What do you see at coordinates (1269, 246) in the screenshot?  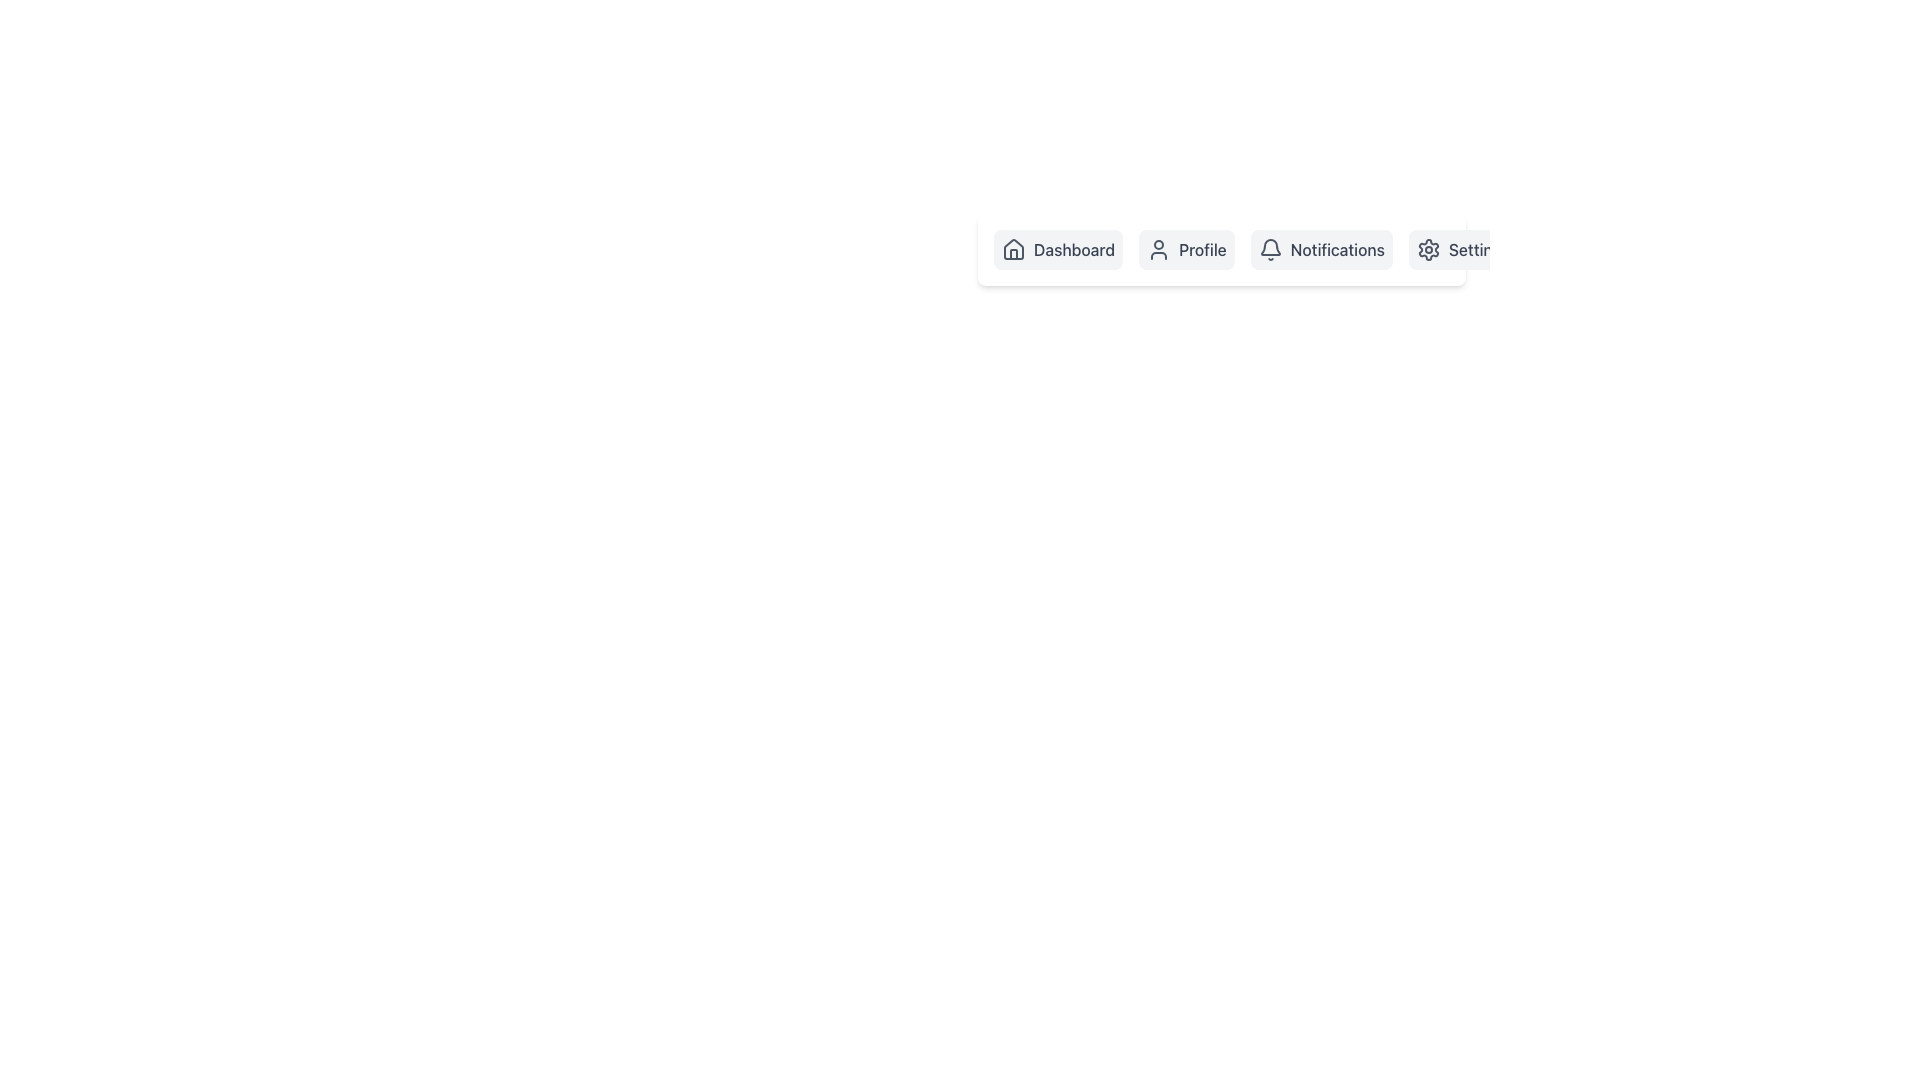 I see `the central part of the bell-shaped icon located in the navigation bar, specifically the third option from the left` at bounding box center [1269, 246].